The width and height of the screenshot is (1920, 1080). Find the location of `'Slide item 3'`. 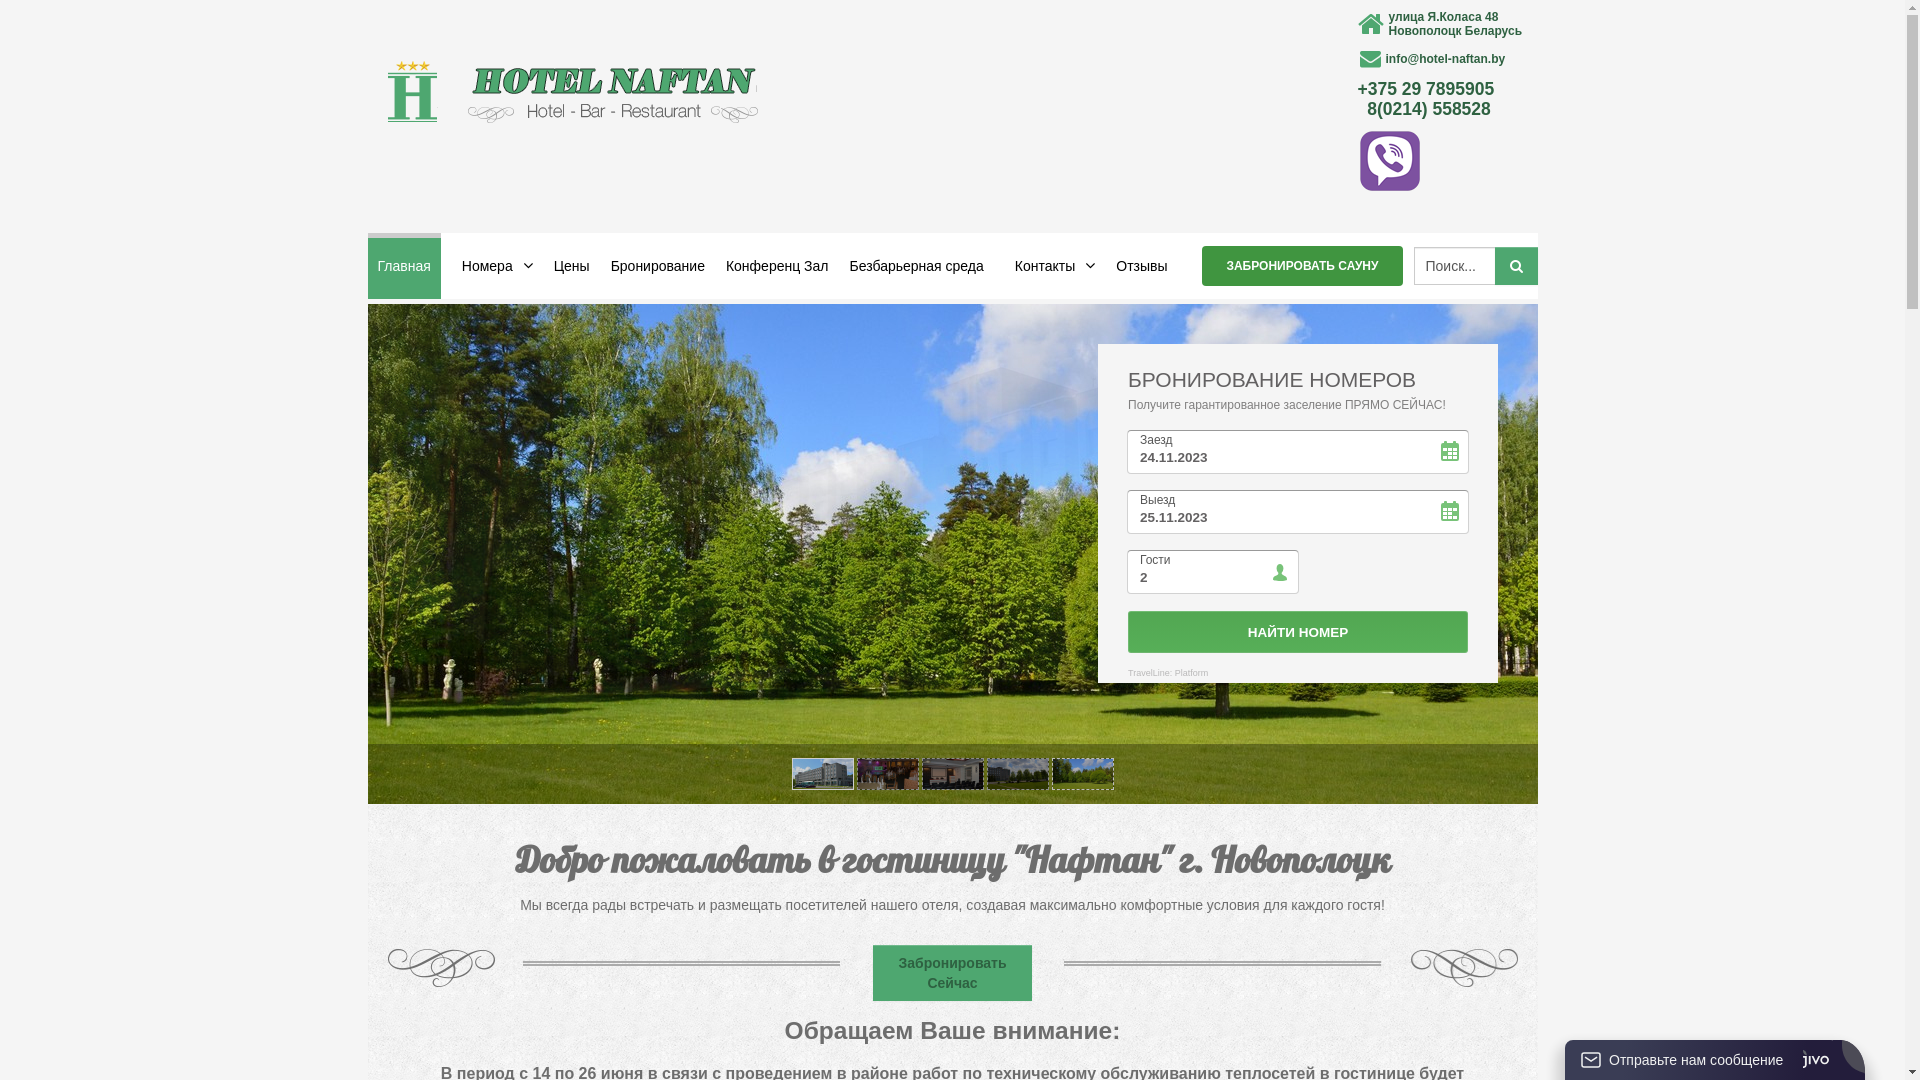

'Slide item 3' is located at coordinates (950, 773).